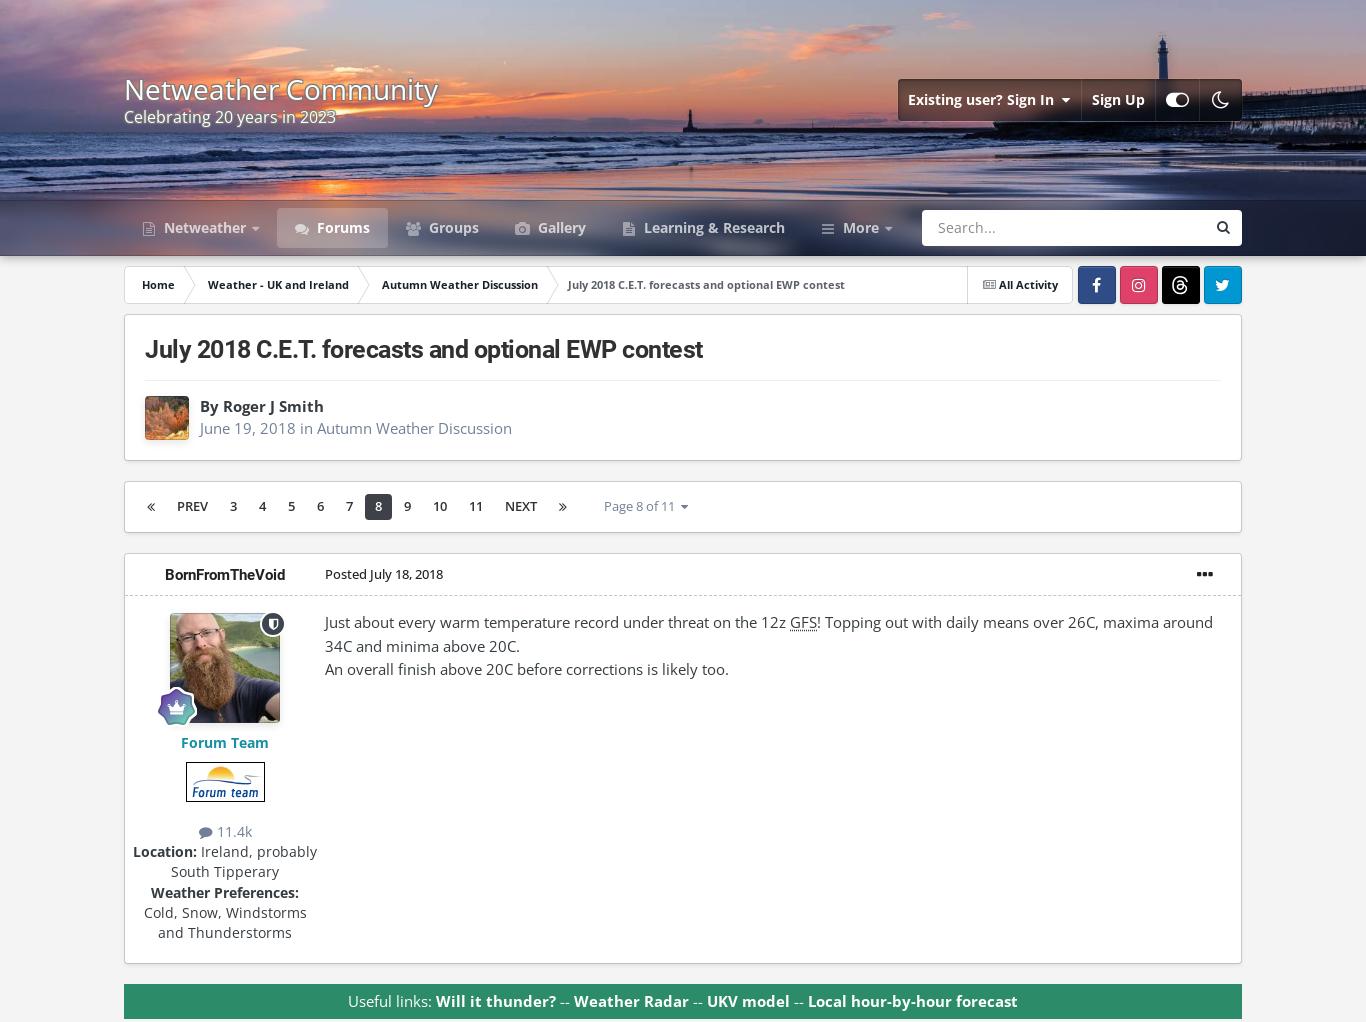 The height and width of the screenshot is (1022, 1366). I want to click on '! Topping out with daily means over 26C, maxima around 34C and minima above 20C.', so click(769, 633).